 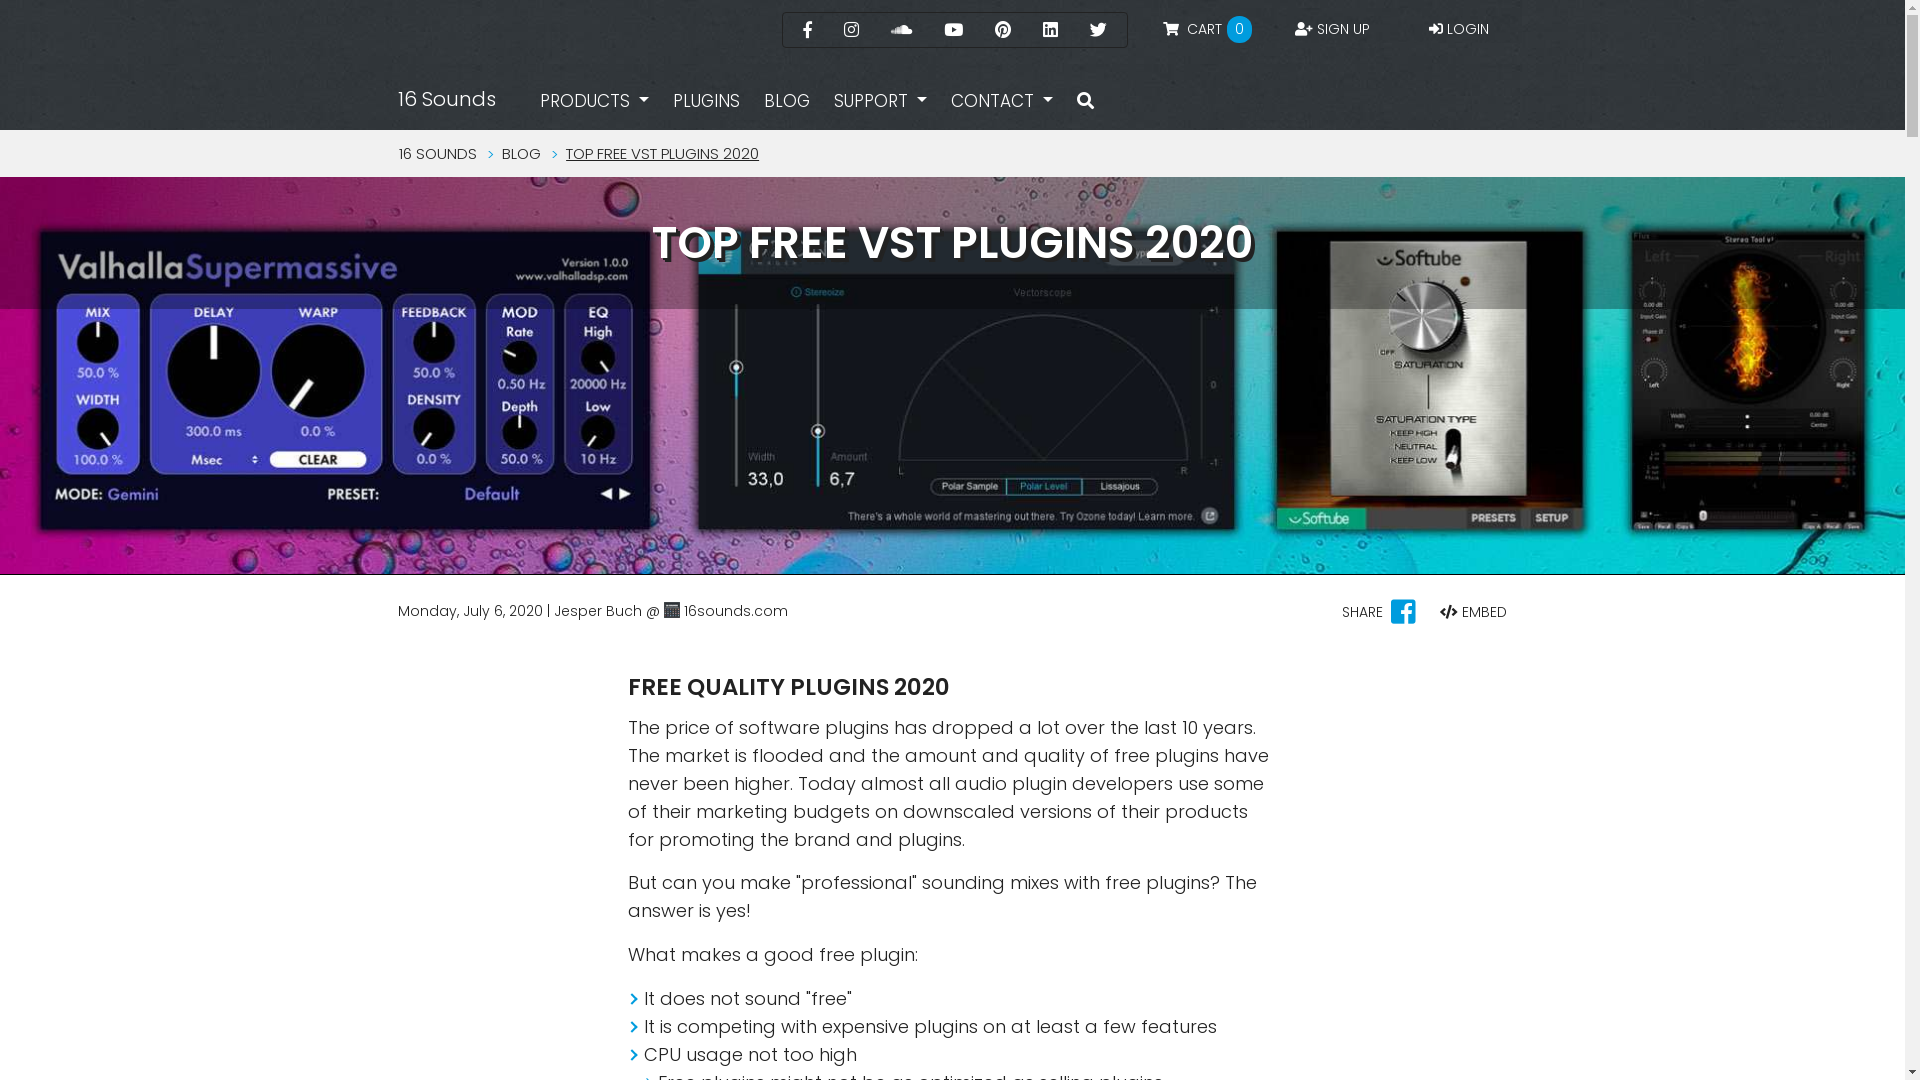 What do you see at coordinates (1002, 30) in the screenshot?
I see `'Pinterest'` at bounding box center [1002, 30].